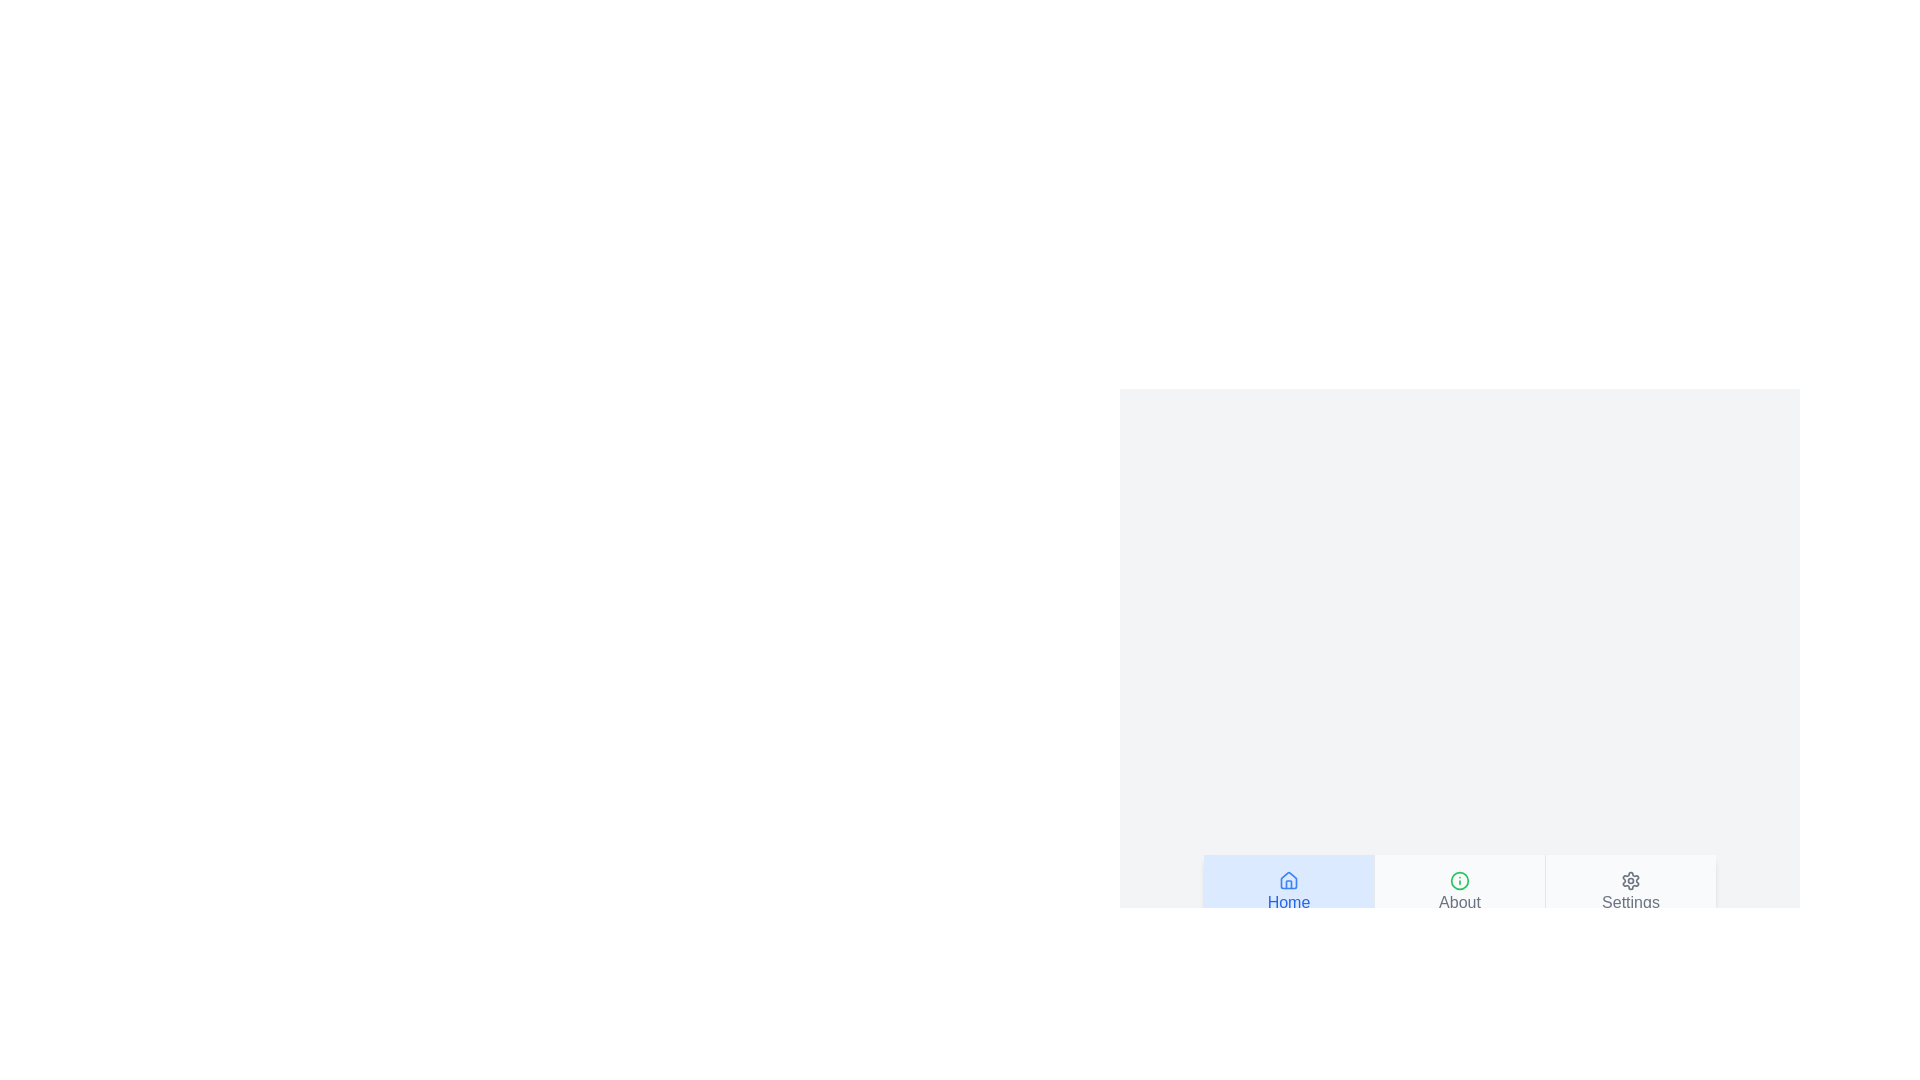 The width and height of the screenshot is (1920, 1080). I want to click on the Settings tab, so click(1630, 891).